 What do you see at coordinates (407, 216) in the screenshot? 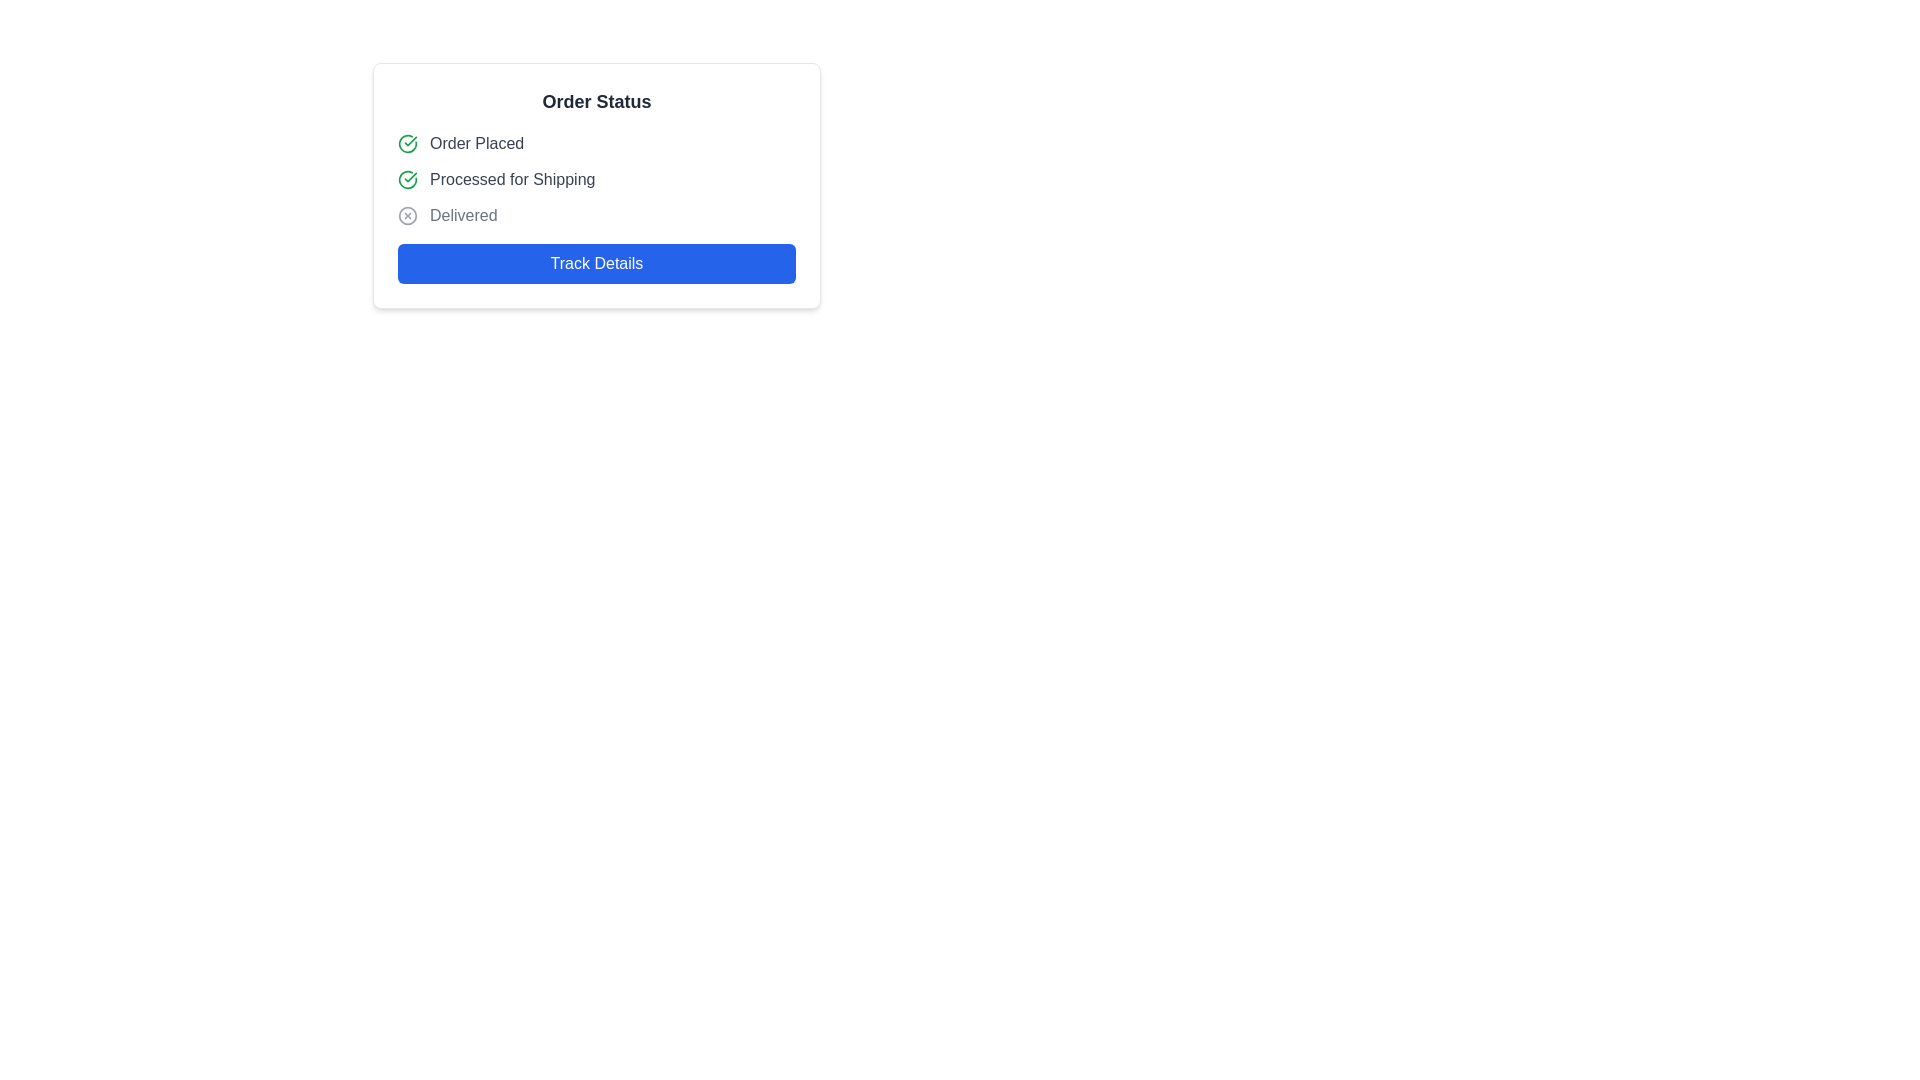
I see `the third icon in the vertical sequence within the 'Order Status' section that indicates an event marked as inactive or failed for 'Delivered' status` at bounding box center [407, 216].